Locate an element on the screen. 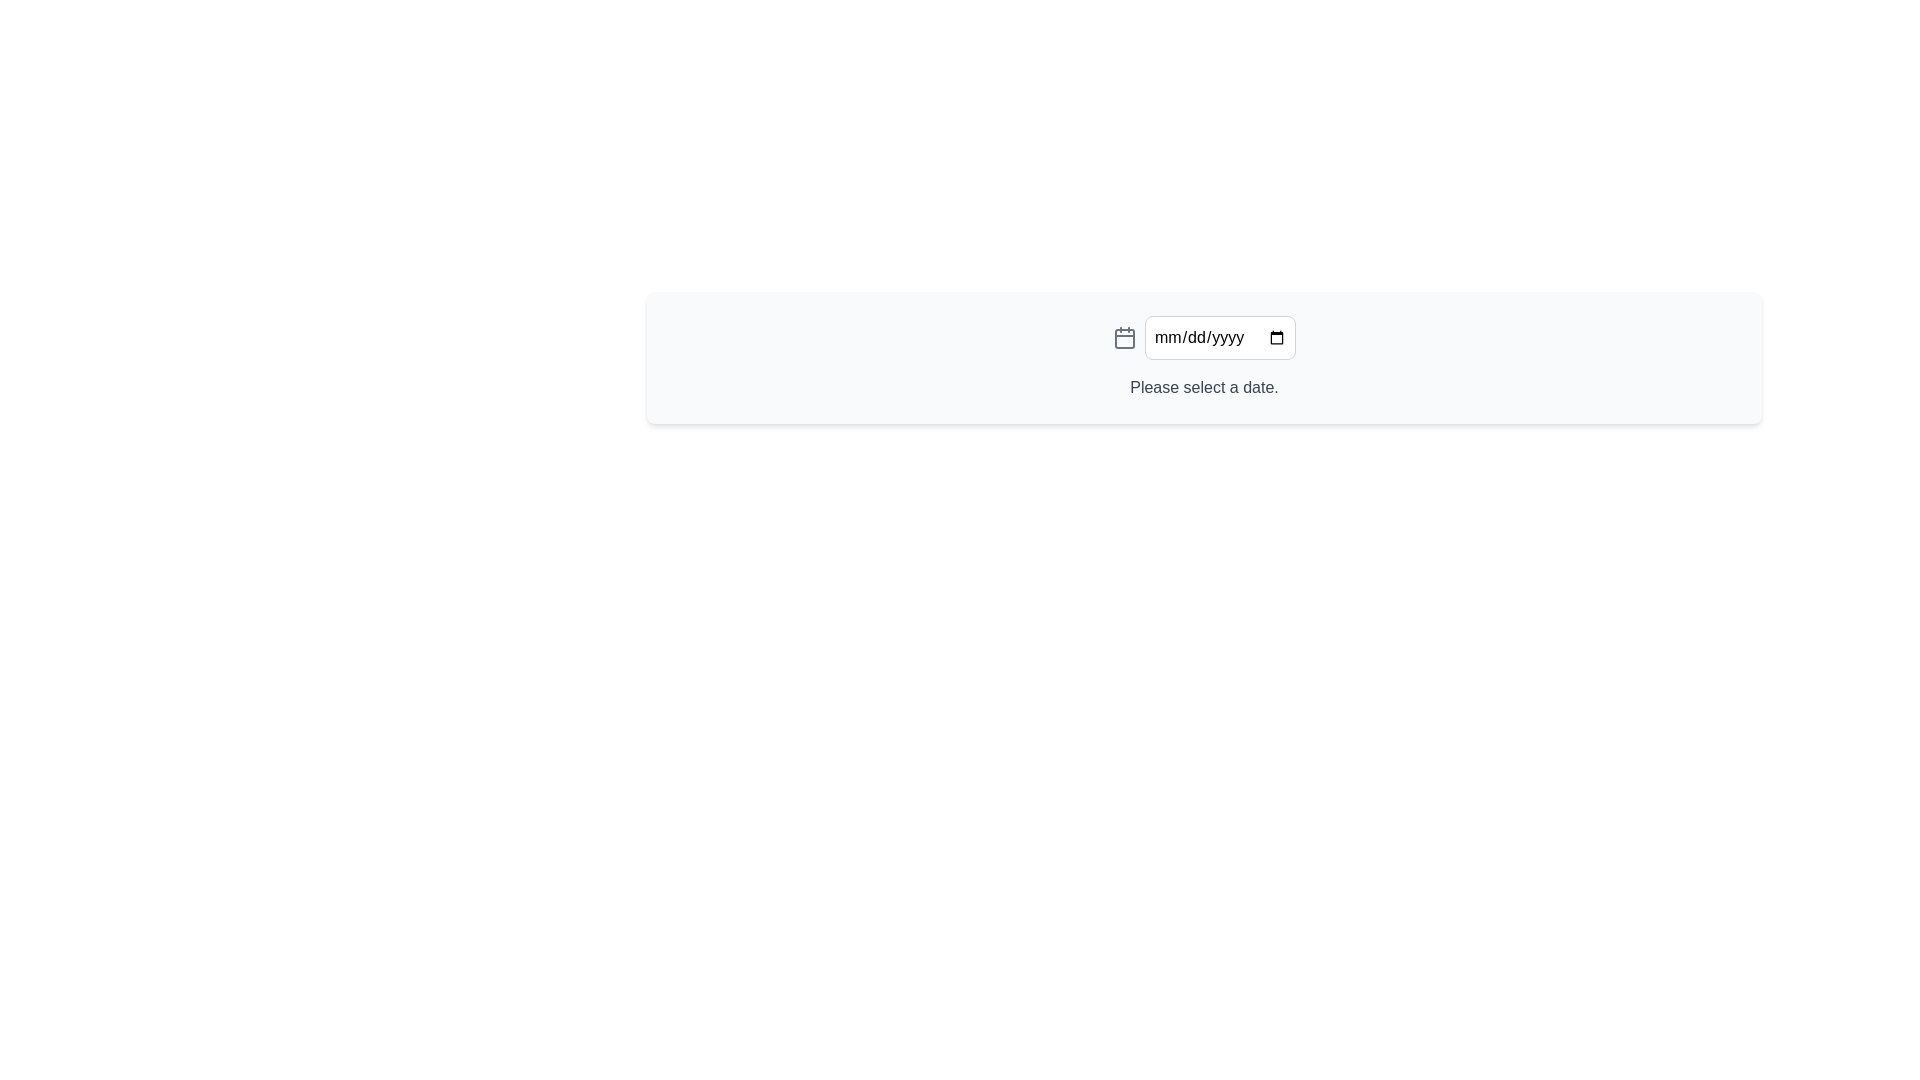 This screenshot has height=1080, width=1920. the static text that reads 'Please select a date.', which is styled in gray and positioned below the date input field is located at coordinates (1203, 388).